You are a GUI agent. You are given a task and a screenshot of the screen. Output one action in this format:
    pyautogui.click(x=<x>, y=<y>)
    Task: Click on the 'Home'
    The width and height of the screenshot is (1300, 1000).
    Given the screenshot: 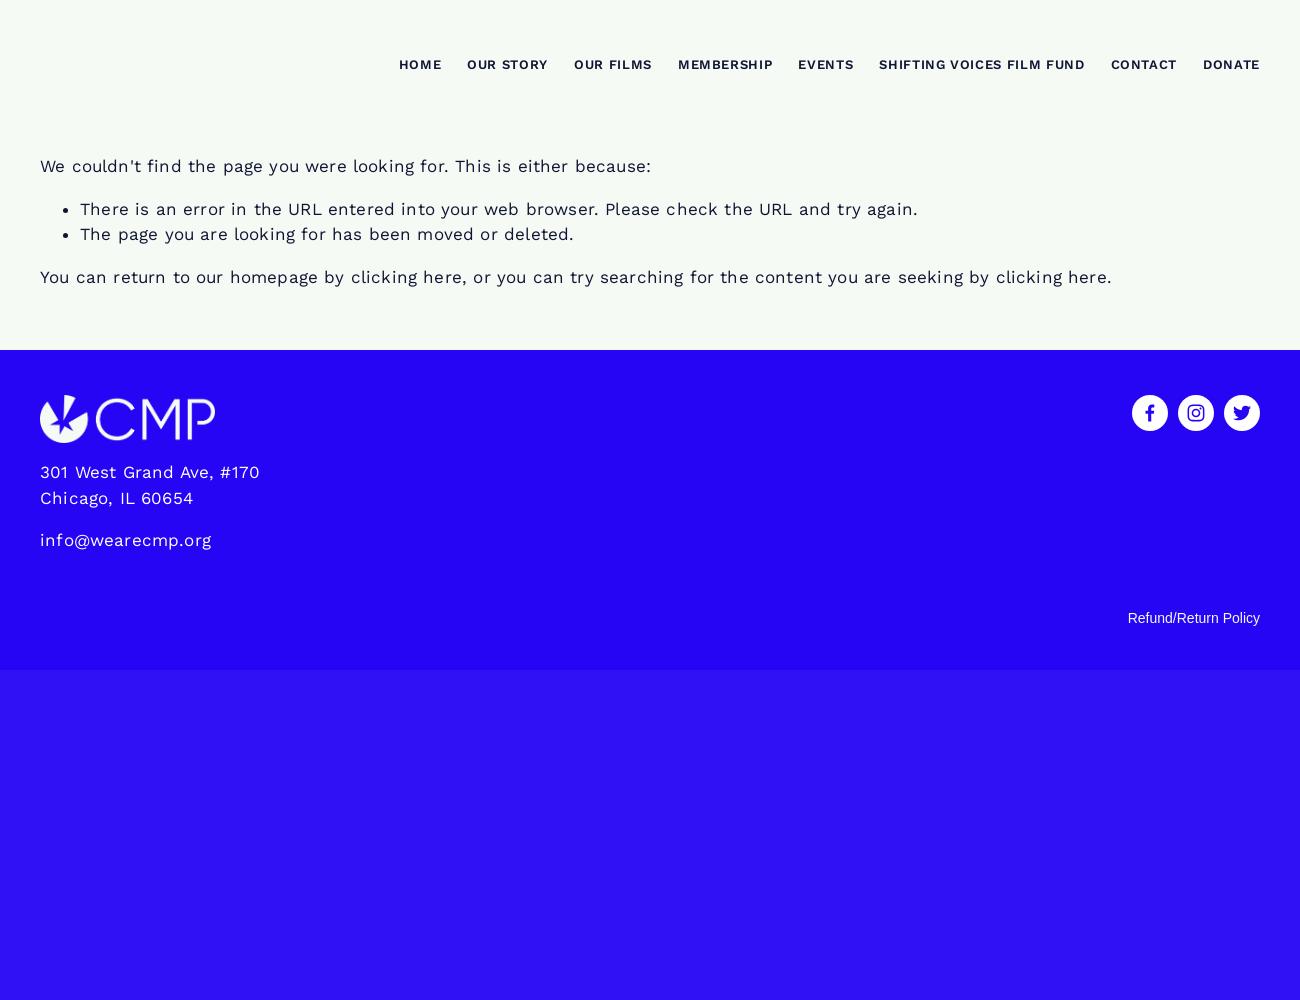 What is the action you would take?
    pyautogui.click(x=419, y=63)
    